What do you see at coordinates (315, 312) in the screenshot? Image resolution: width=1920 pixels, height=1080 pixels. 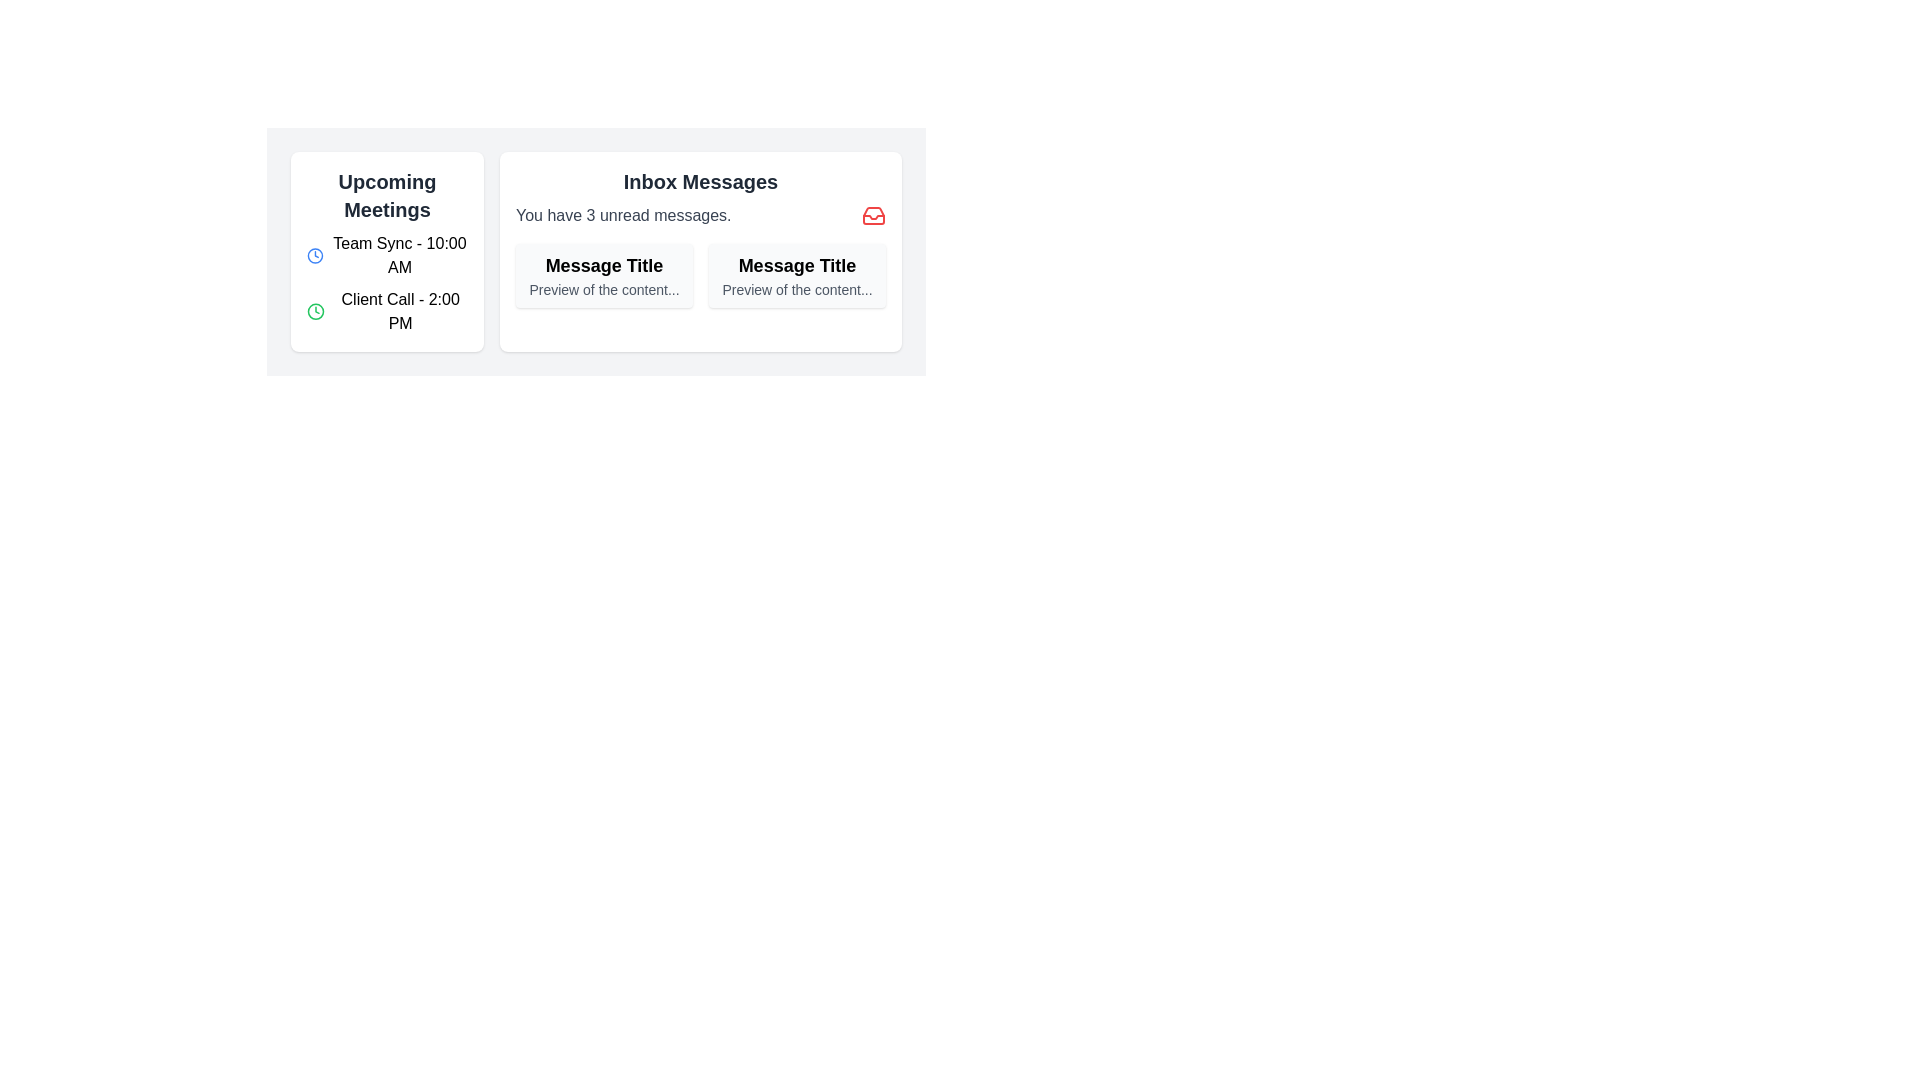 I see `the circular outline of the graphical icon located in the 'Upcoming Meetings' section, positioned near the text listing meeting details like 'Team Sync - 10:00 AM'` at bounding box center [315, 312].